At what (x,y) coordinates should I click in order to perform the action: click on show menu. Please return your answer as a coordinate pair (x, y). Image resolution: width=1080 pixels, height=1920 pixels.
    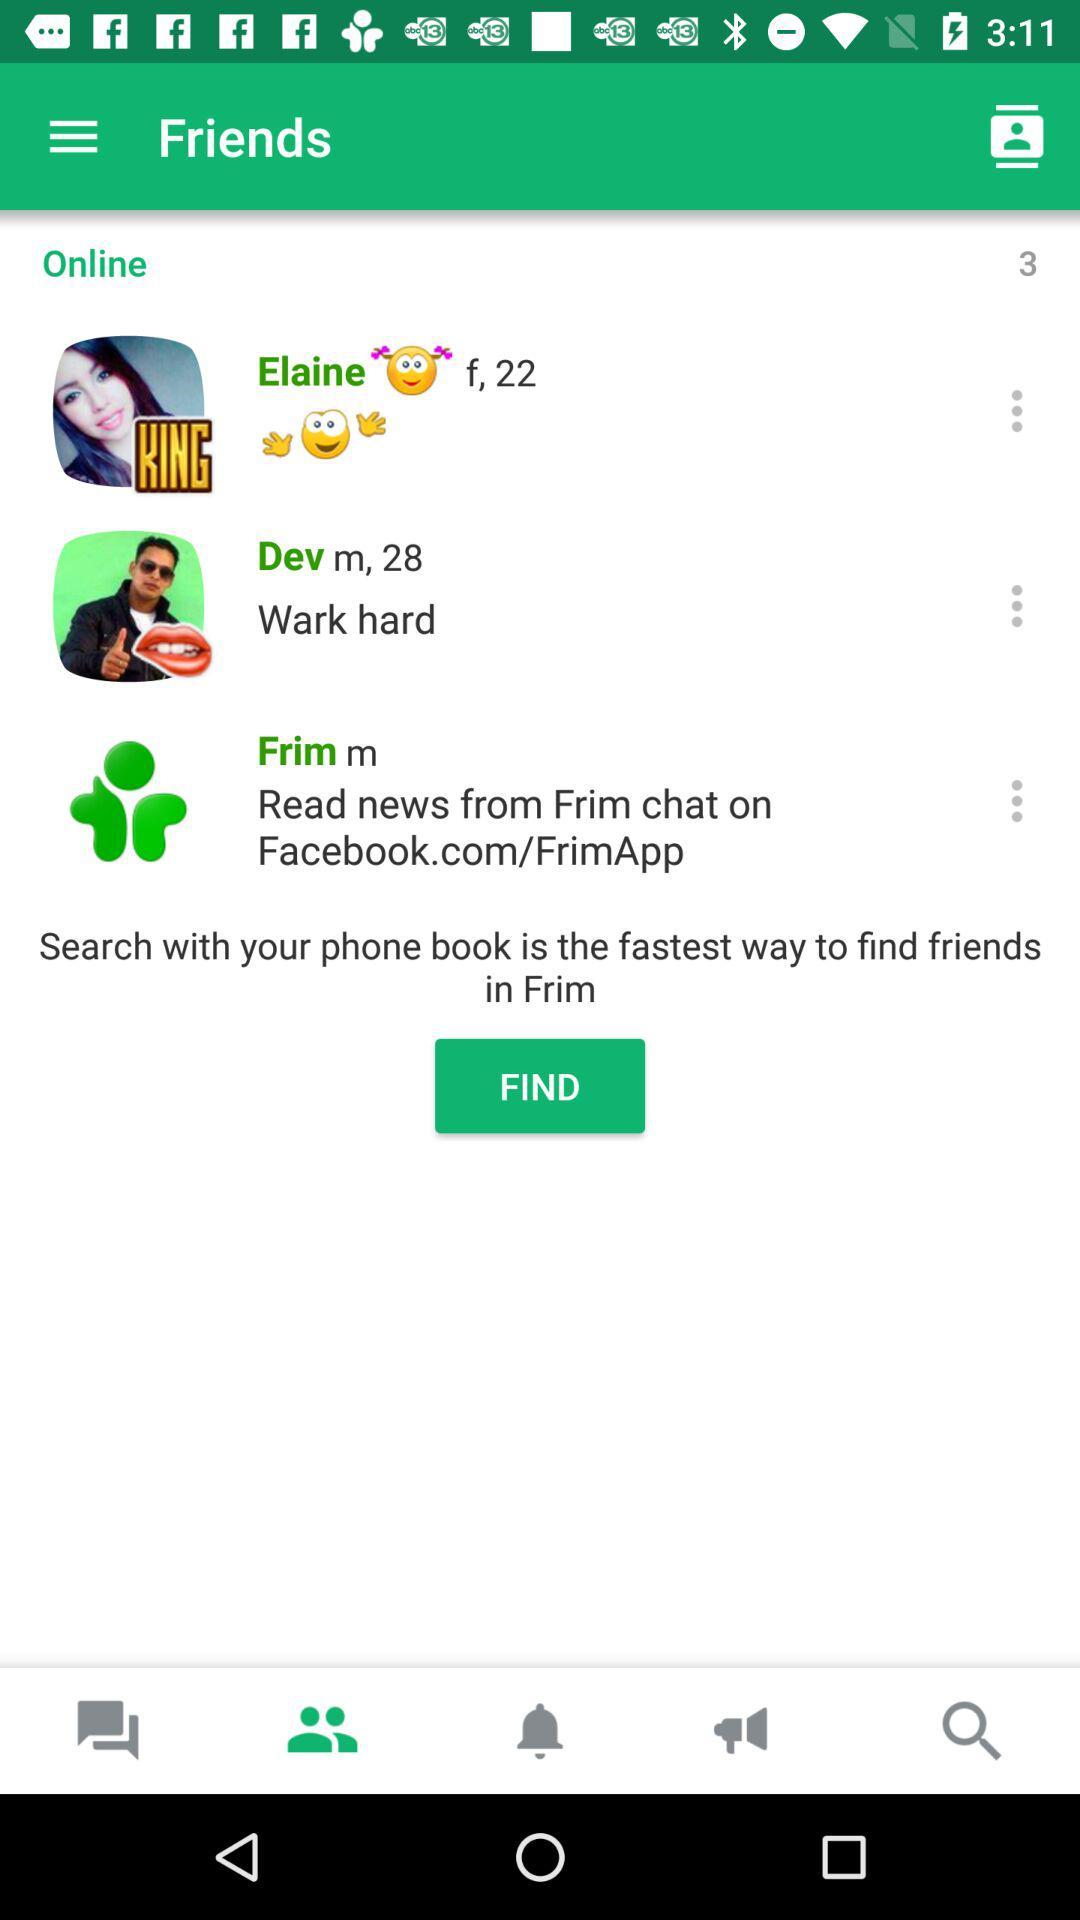
    Looking at the image, I should click on (1017, 604).